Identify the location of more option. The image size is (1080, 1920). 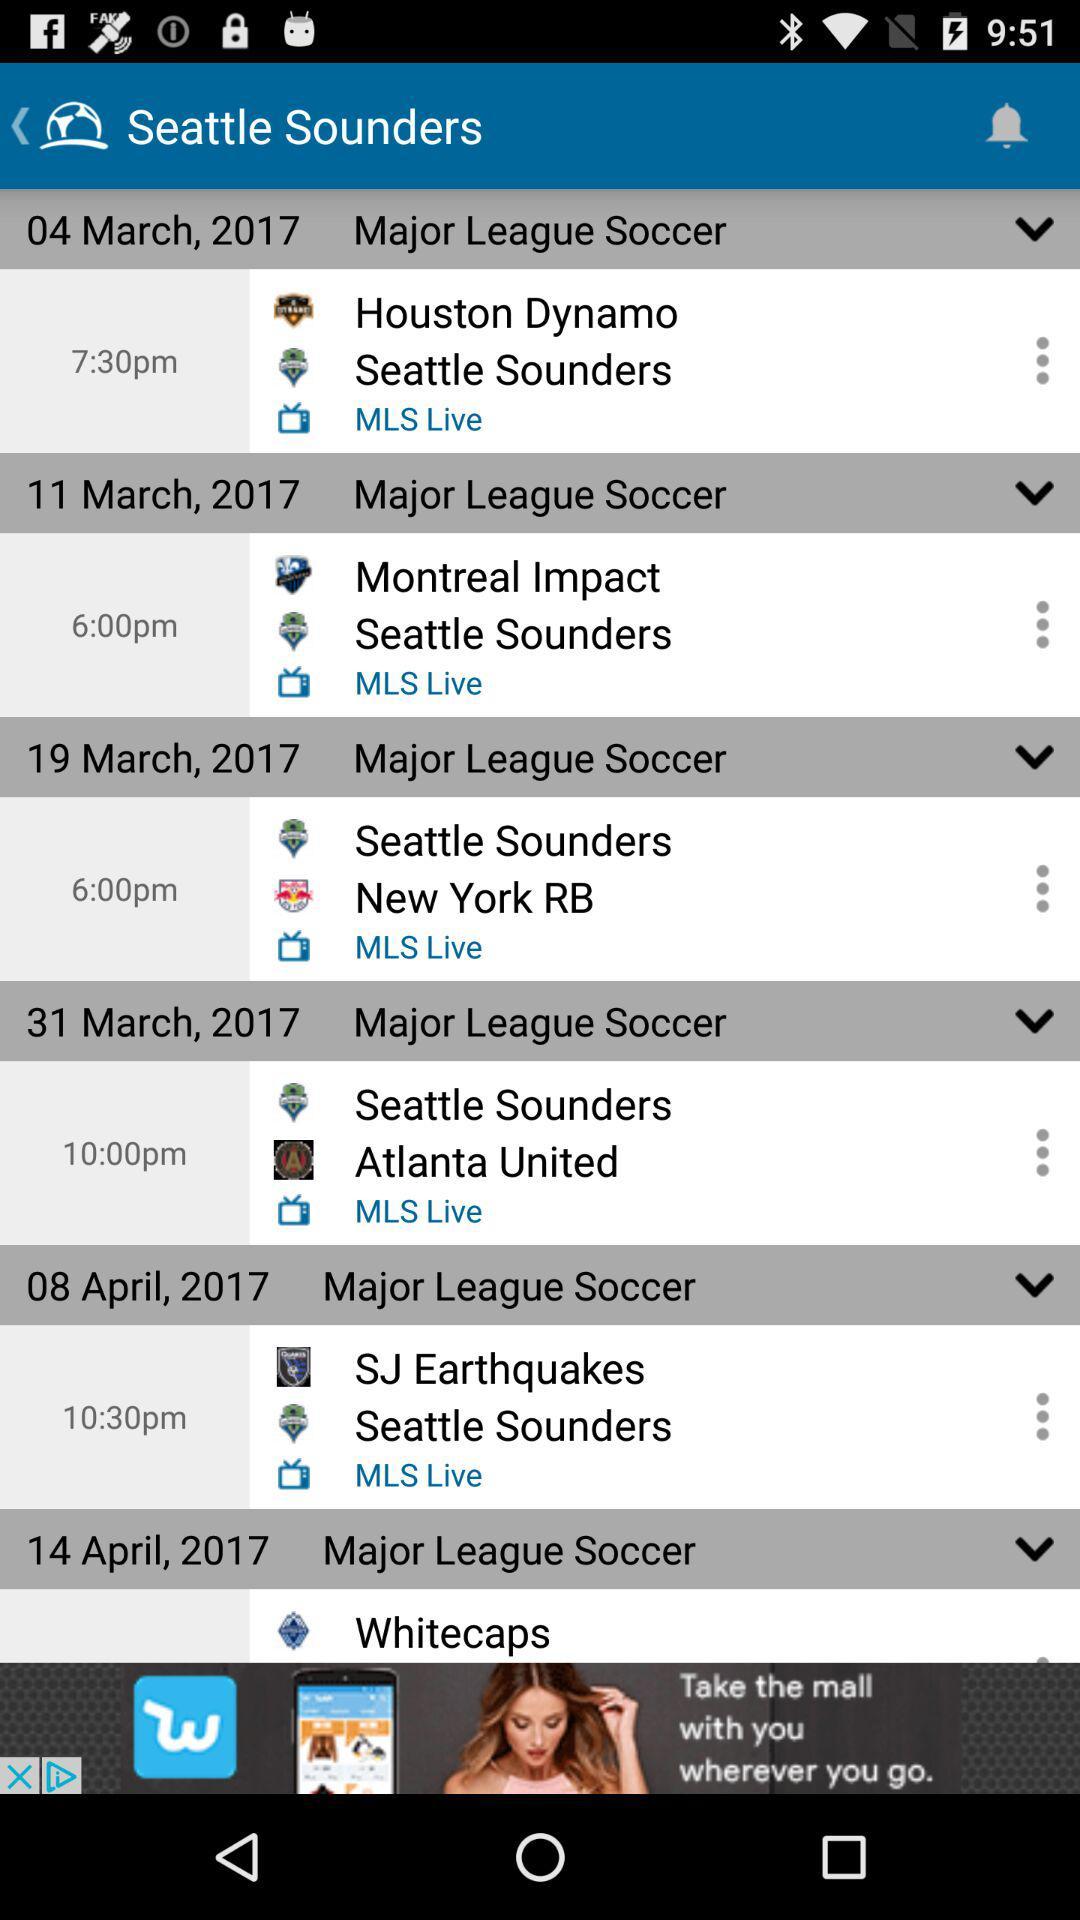
(1035, 887).